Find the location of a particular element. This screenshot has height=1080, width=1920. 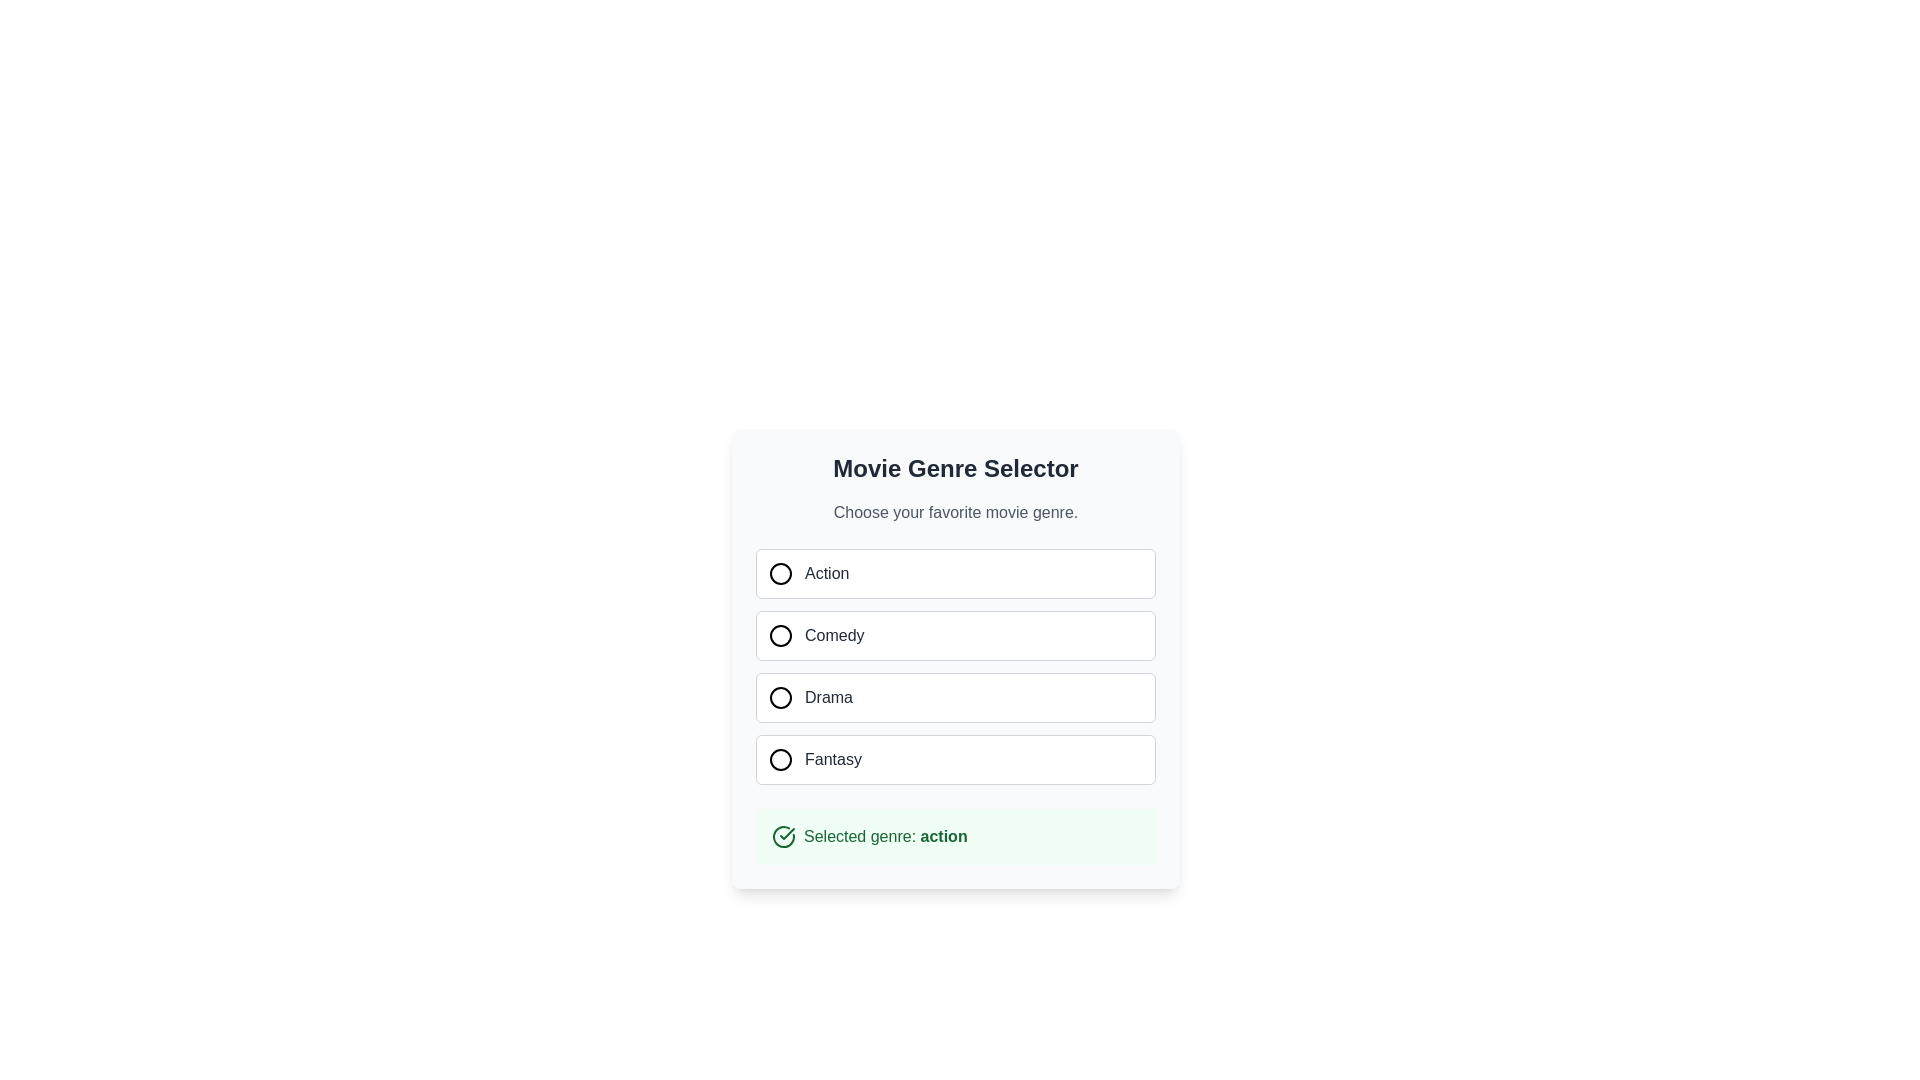

the radio button for the 'Fantasy' movie genre is located at coordinates (954, 759).